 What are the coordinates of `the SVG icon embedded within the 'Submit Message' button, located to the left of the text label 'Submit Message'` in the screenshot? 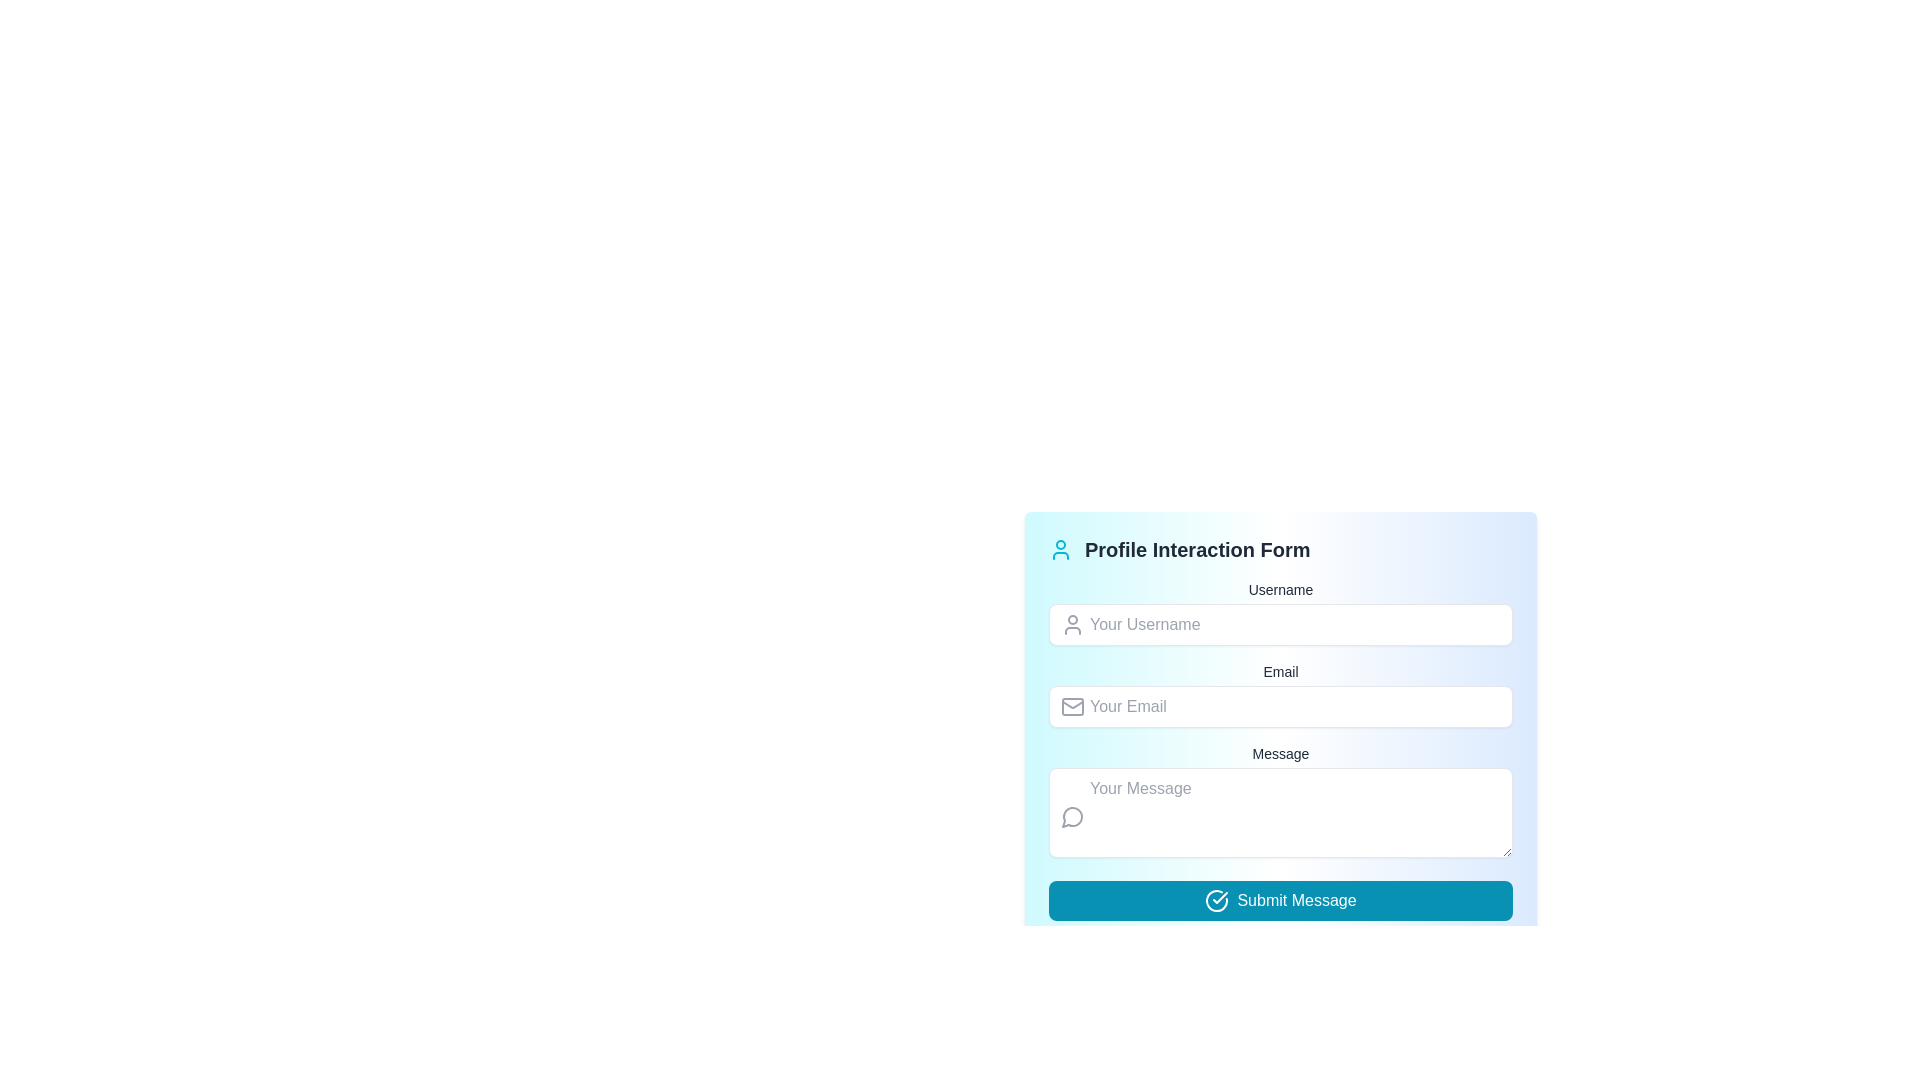 It's located at (1216, 901).